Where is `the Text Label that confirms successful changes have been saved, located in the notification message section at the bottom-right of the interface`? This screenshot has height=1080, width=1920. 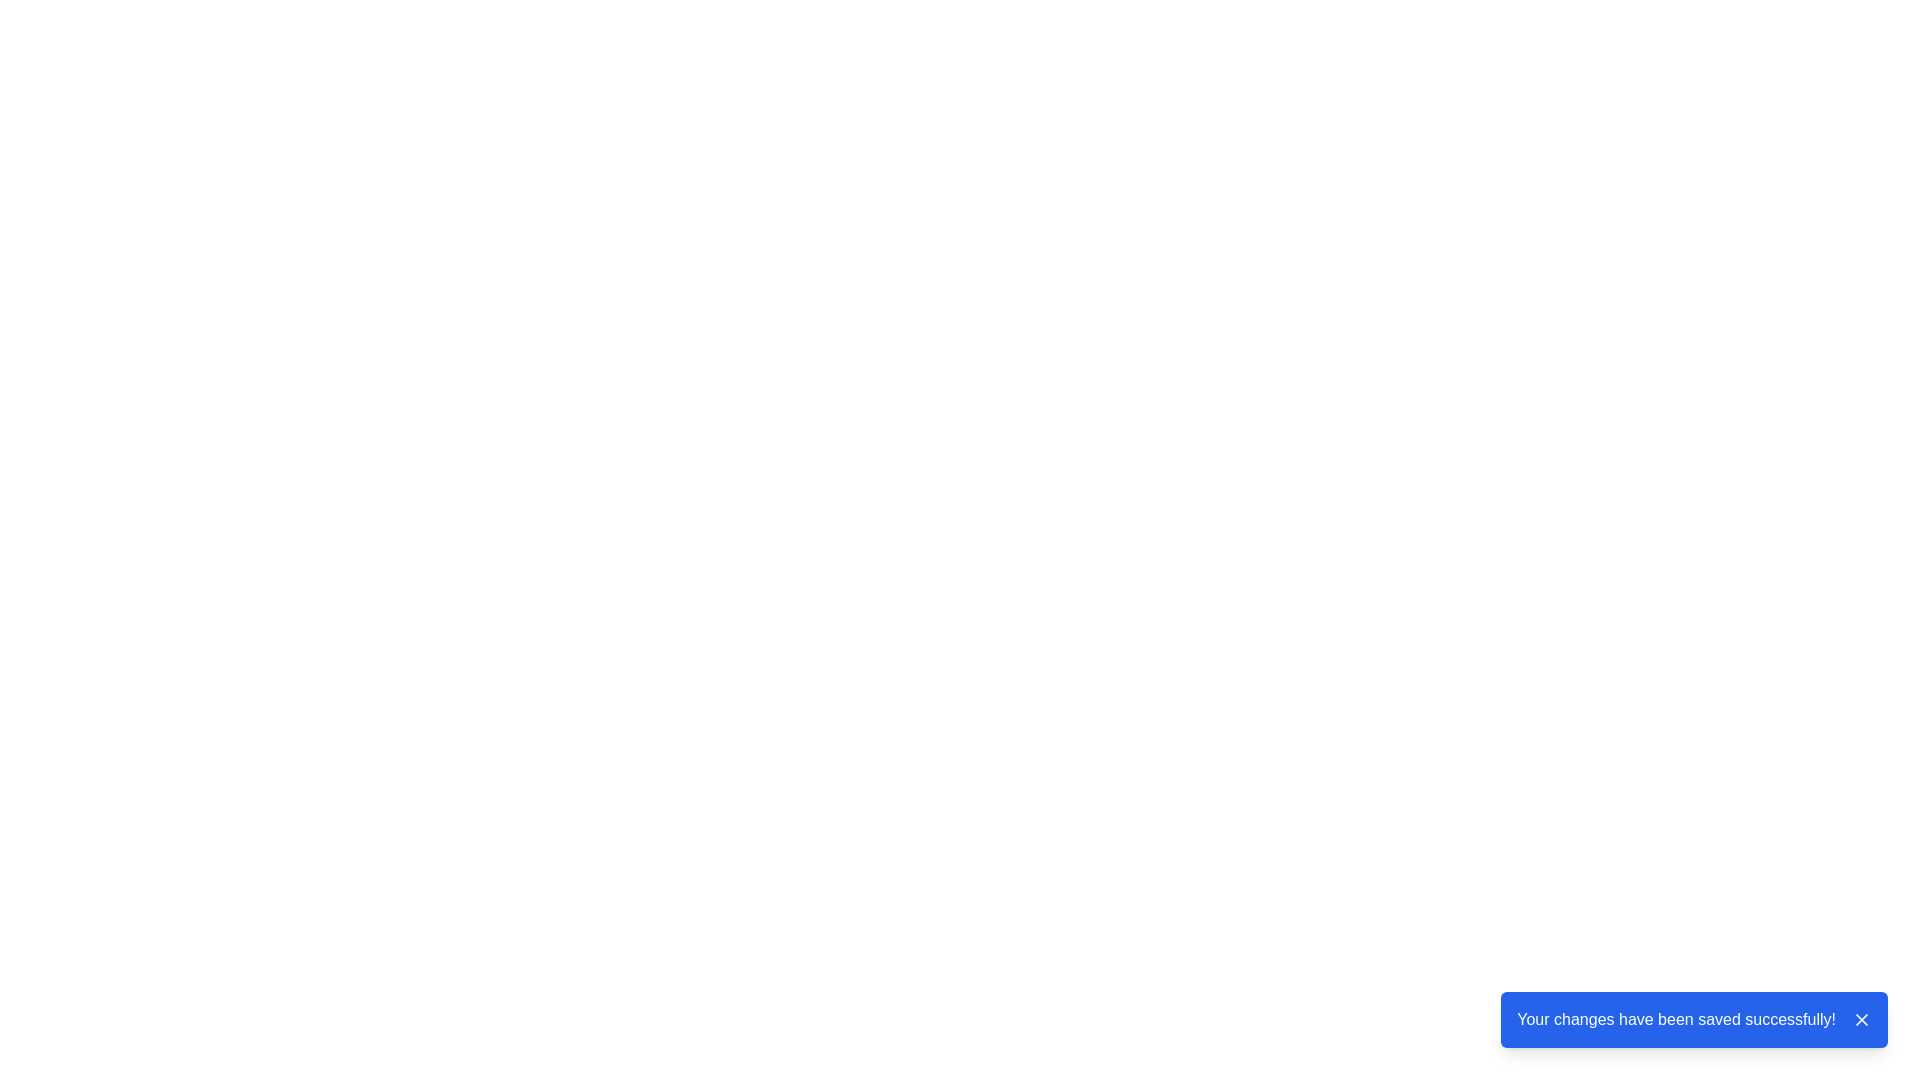
the Text Label that confirms successful changes have been saved, located in the notification message section at the bottom-right of the interface is located at coordinates (1676, 1019).